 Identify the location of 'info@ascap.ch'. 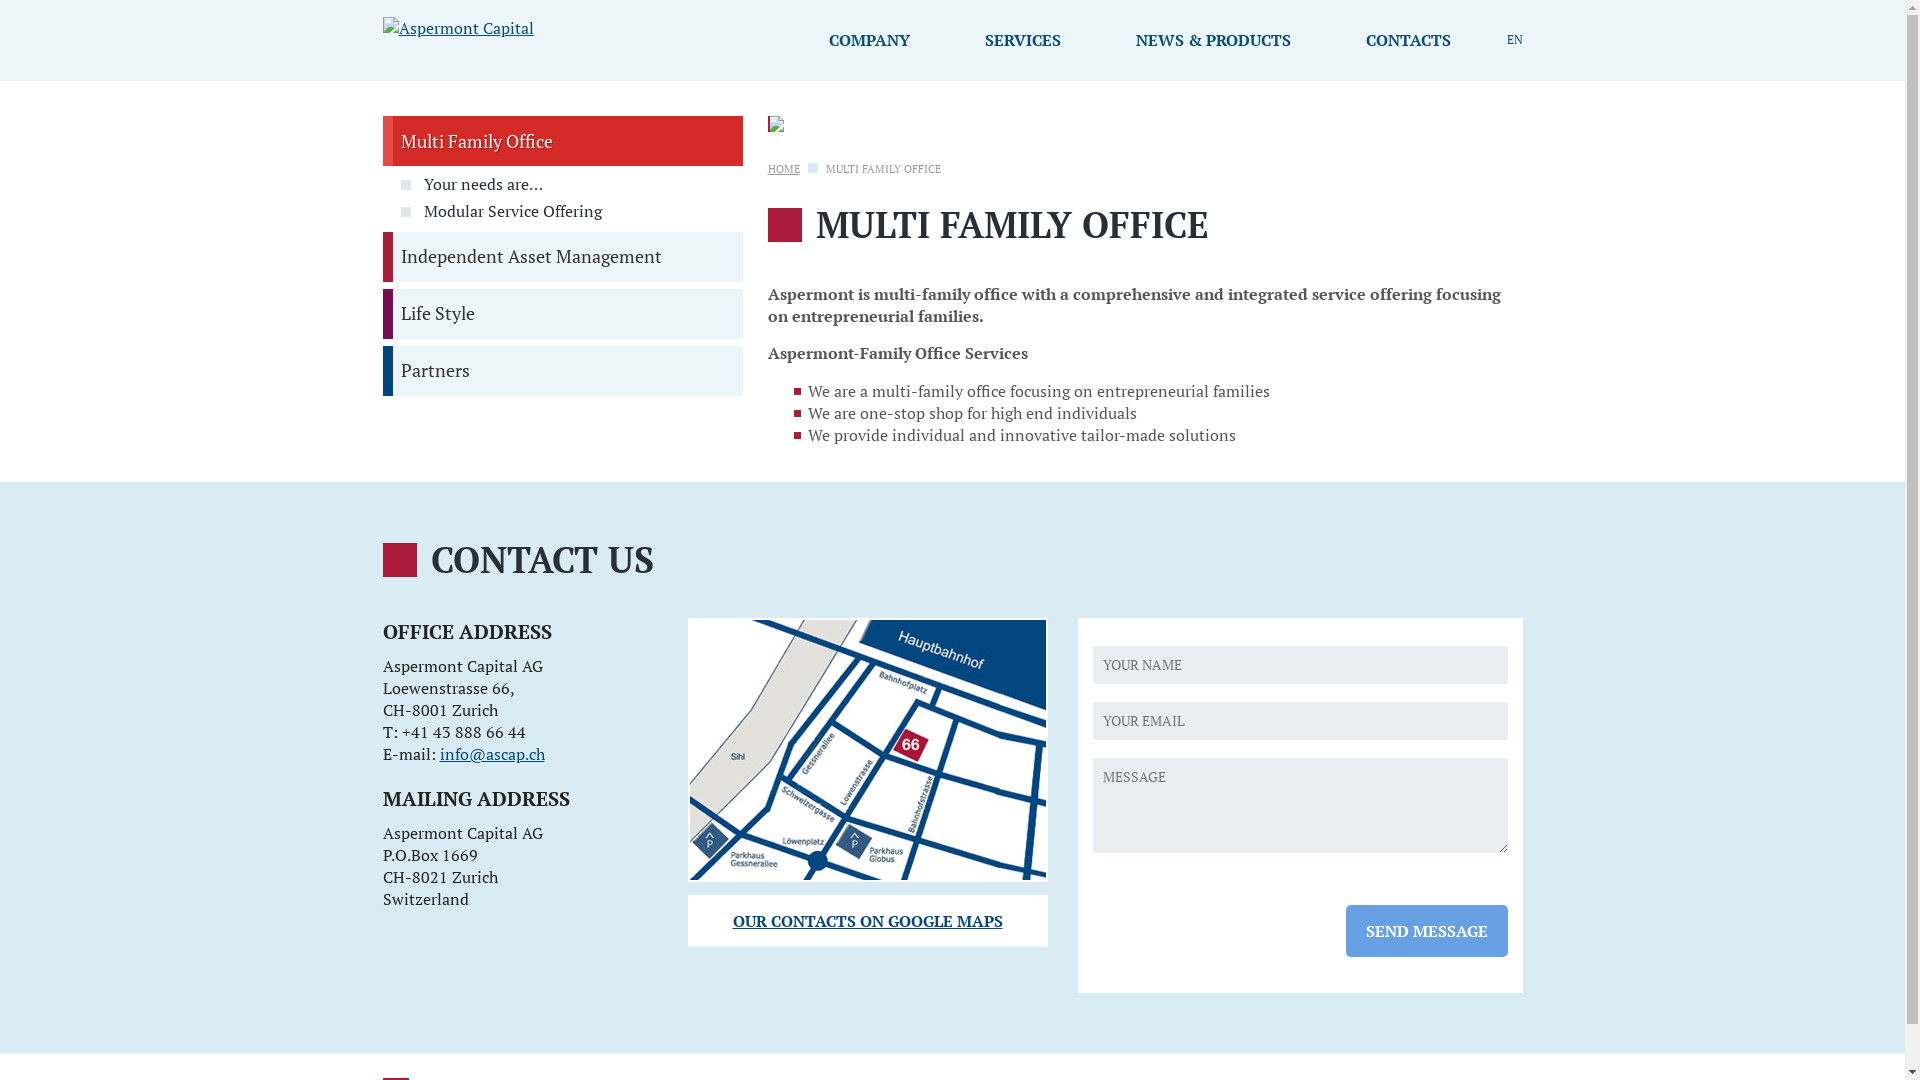
(492, 753).